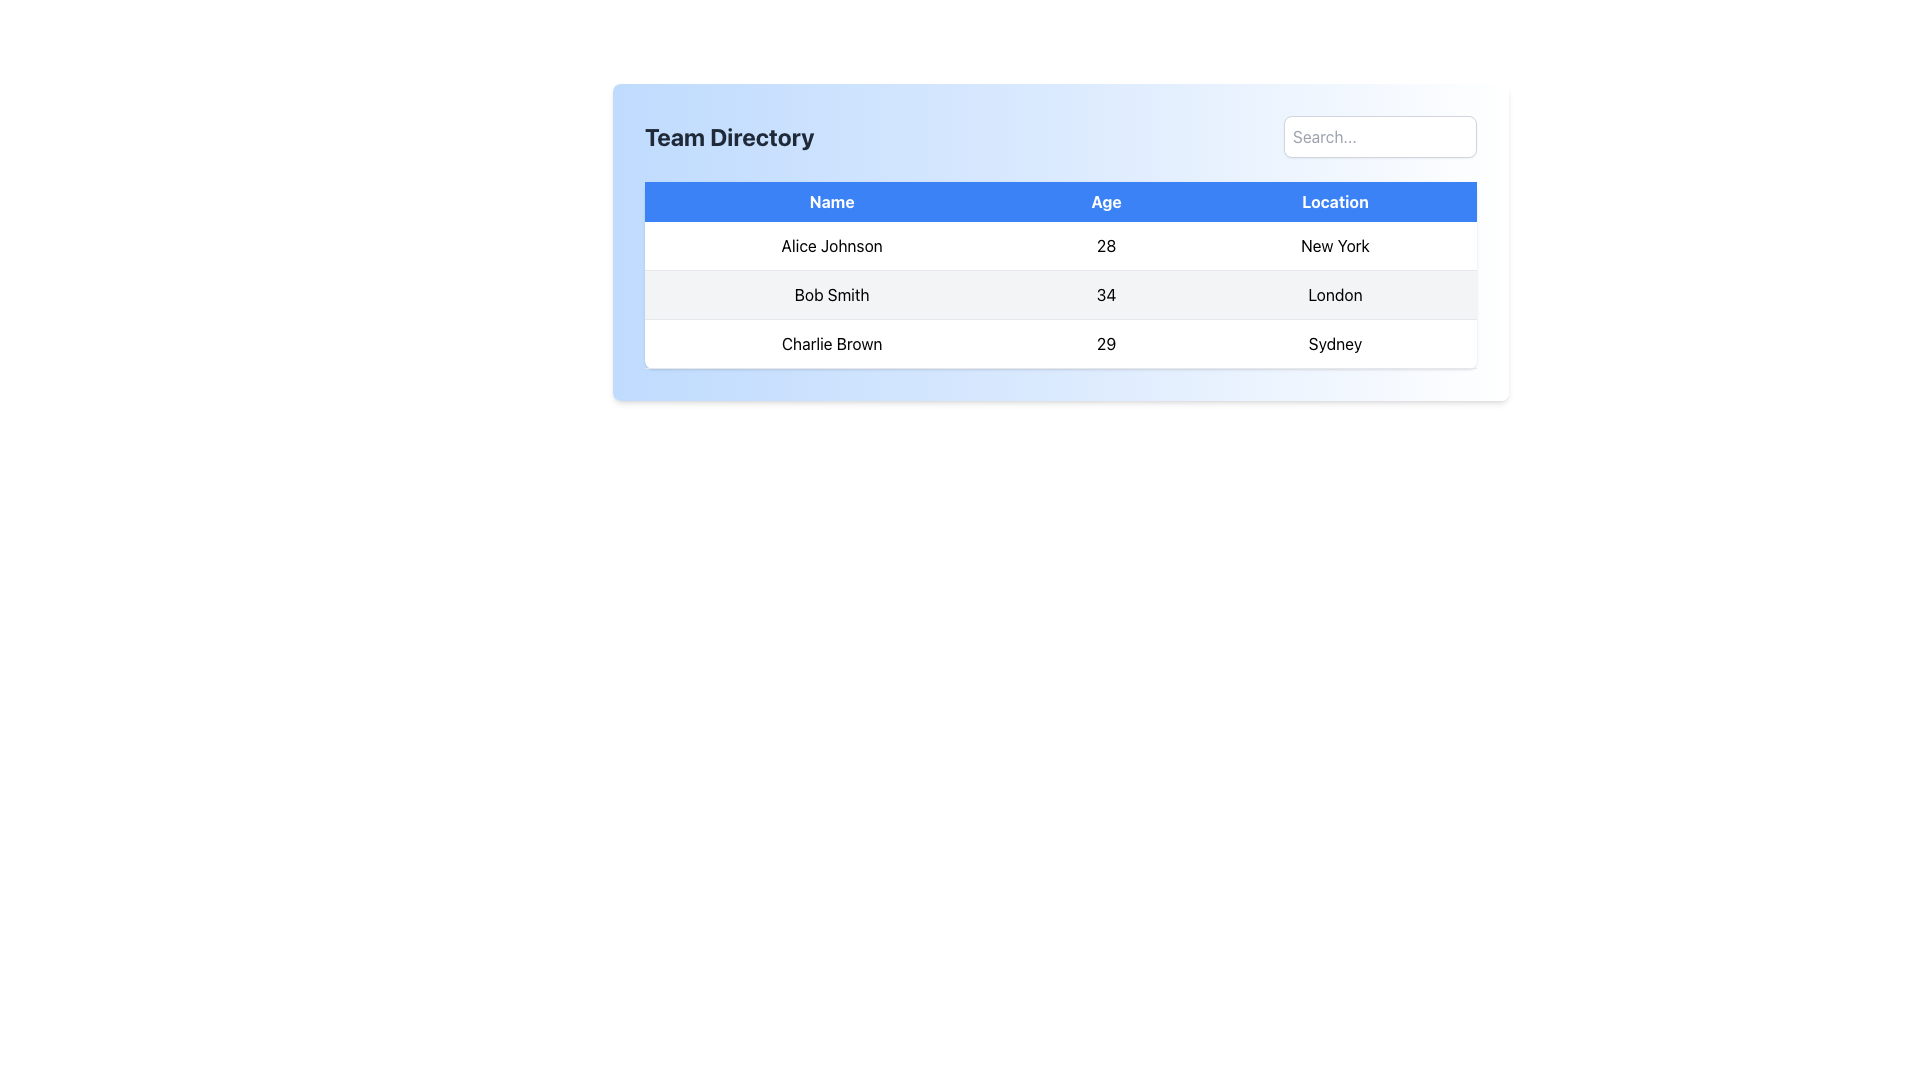 This screenshot has width=1920, height=1080. Describe the element at coordinates (831, 245) in the screenshot. I see `the text display labeled 'Alice Johnson' which is in the first column of the second row of the team directory table` at that location.